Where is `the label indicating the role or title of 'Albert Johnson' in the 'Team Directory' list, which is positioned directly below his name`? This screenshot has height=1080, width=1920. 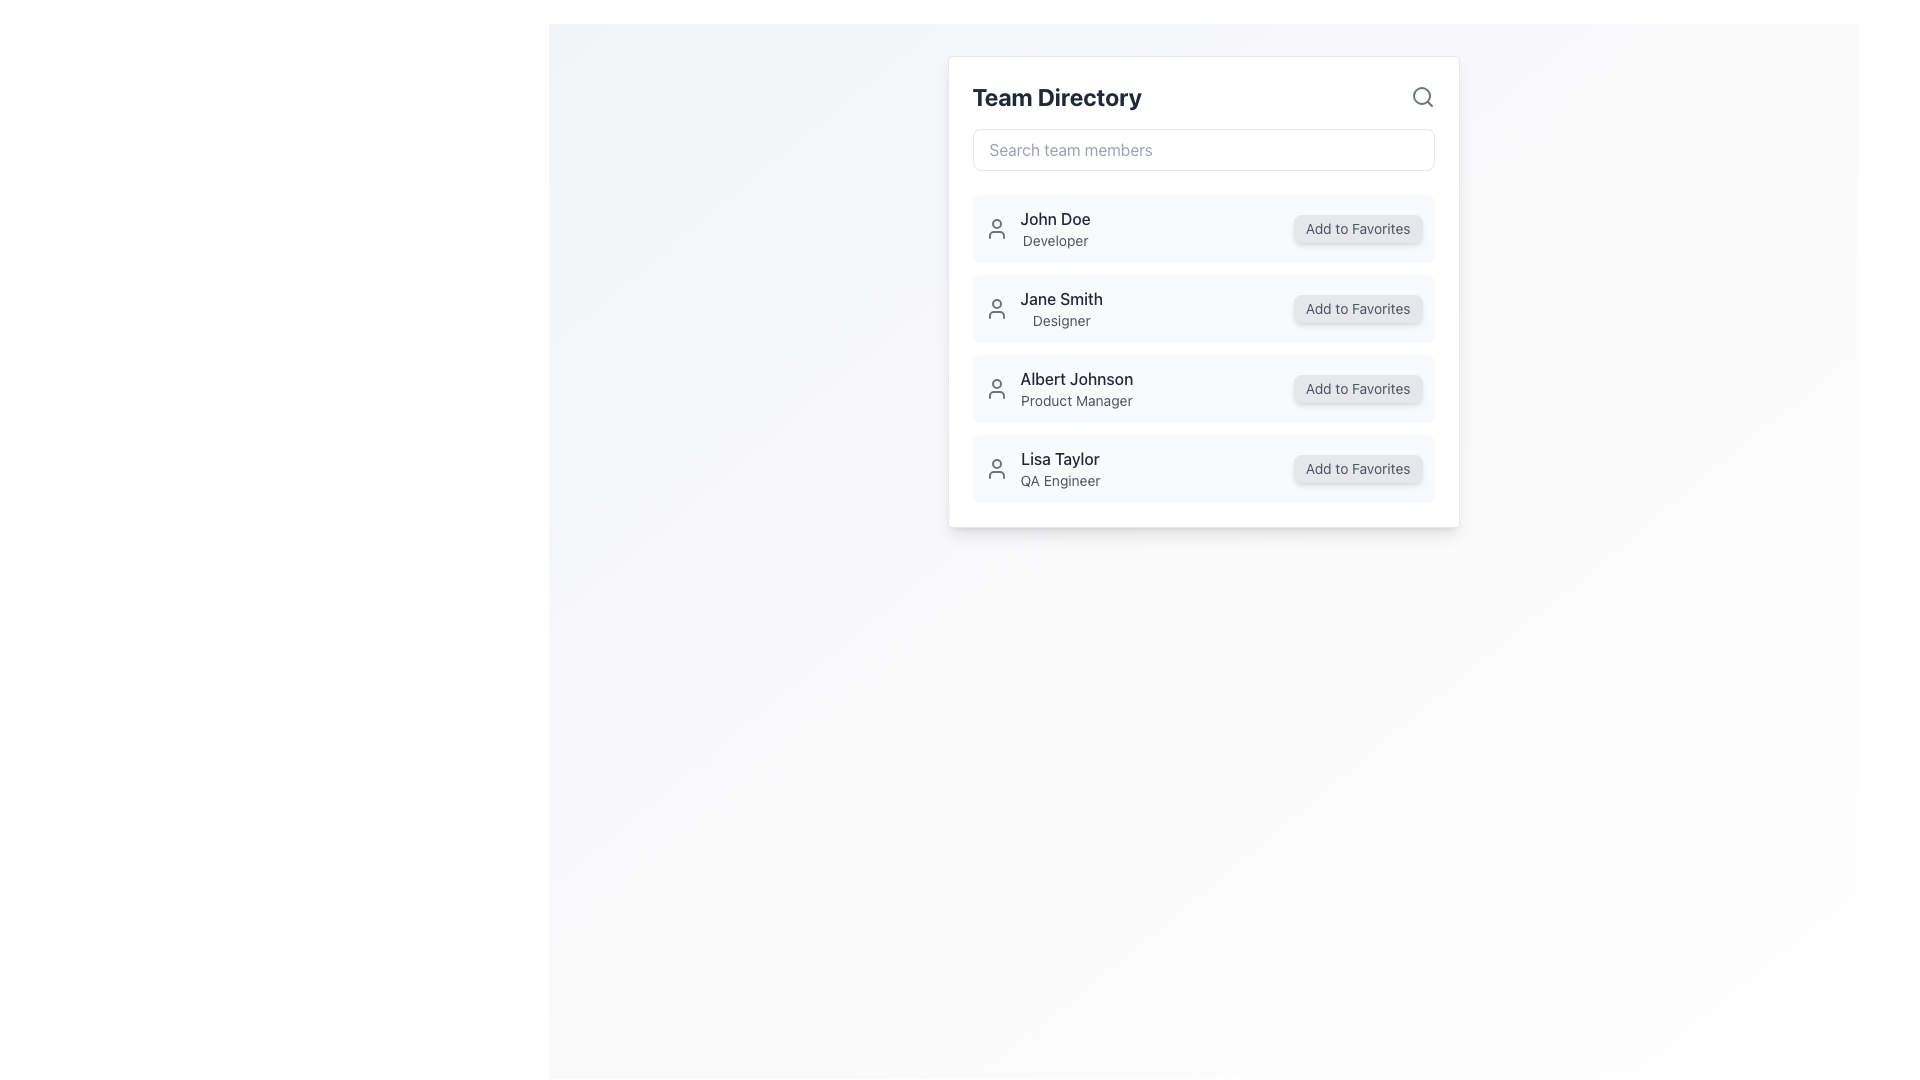
the label indicating the role or title of 'Albert Johnson' in the 'Team Directory' list, which is positioned directly below his name is located at coordinates (1075, 401).